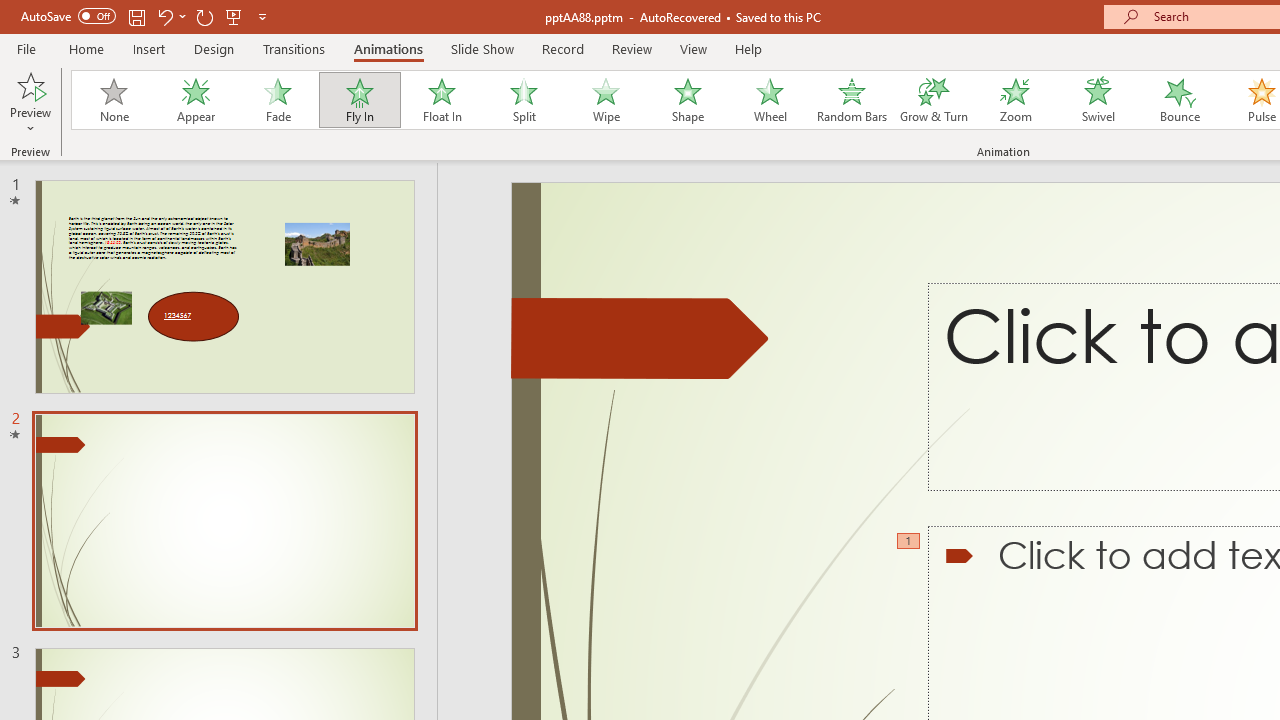  Describe the element at coordinates (1097, 100) in the screenshot. I see `'Swivel'` at that location.